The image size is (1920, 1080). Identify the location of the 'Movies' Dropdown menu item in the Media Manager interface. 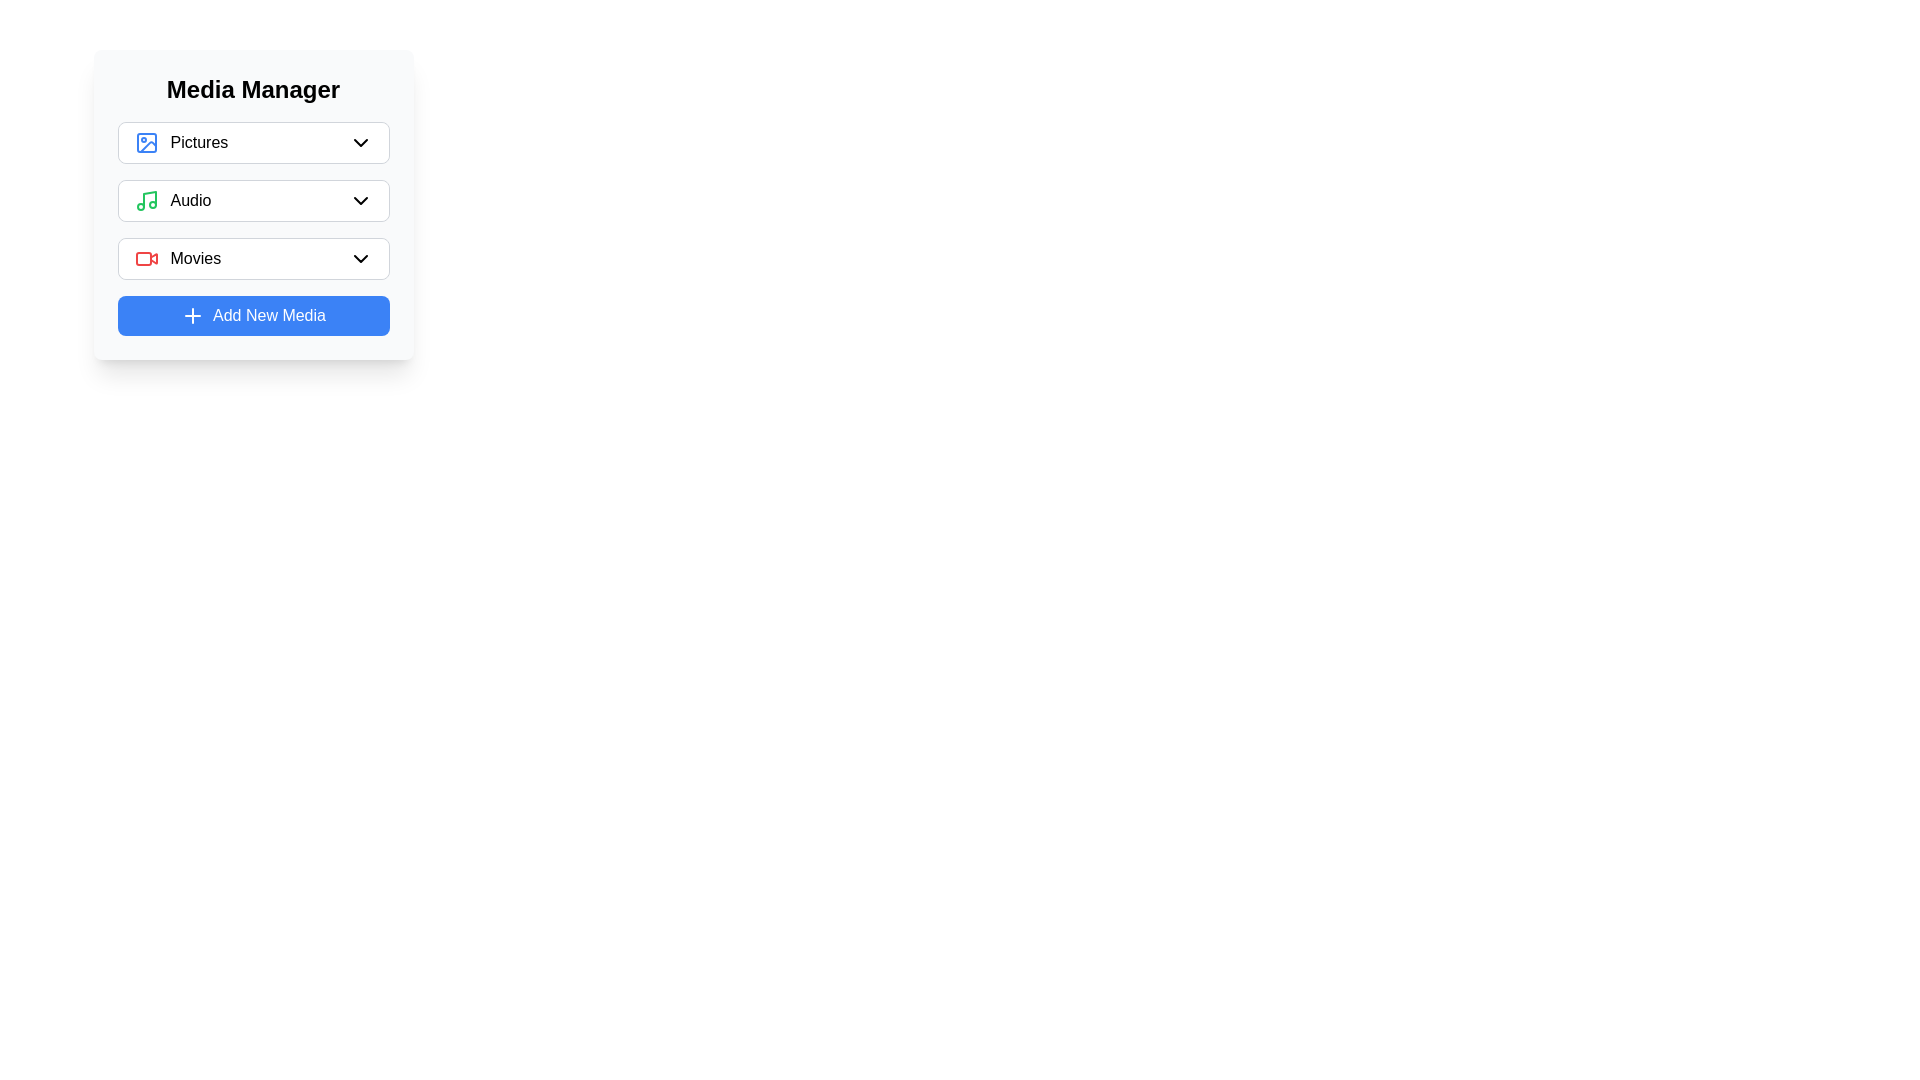
(252, 257).